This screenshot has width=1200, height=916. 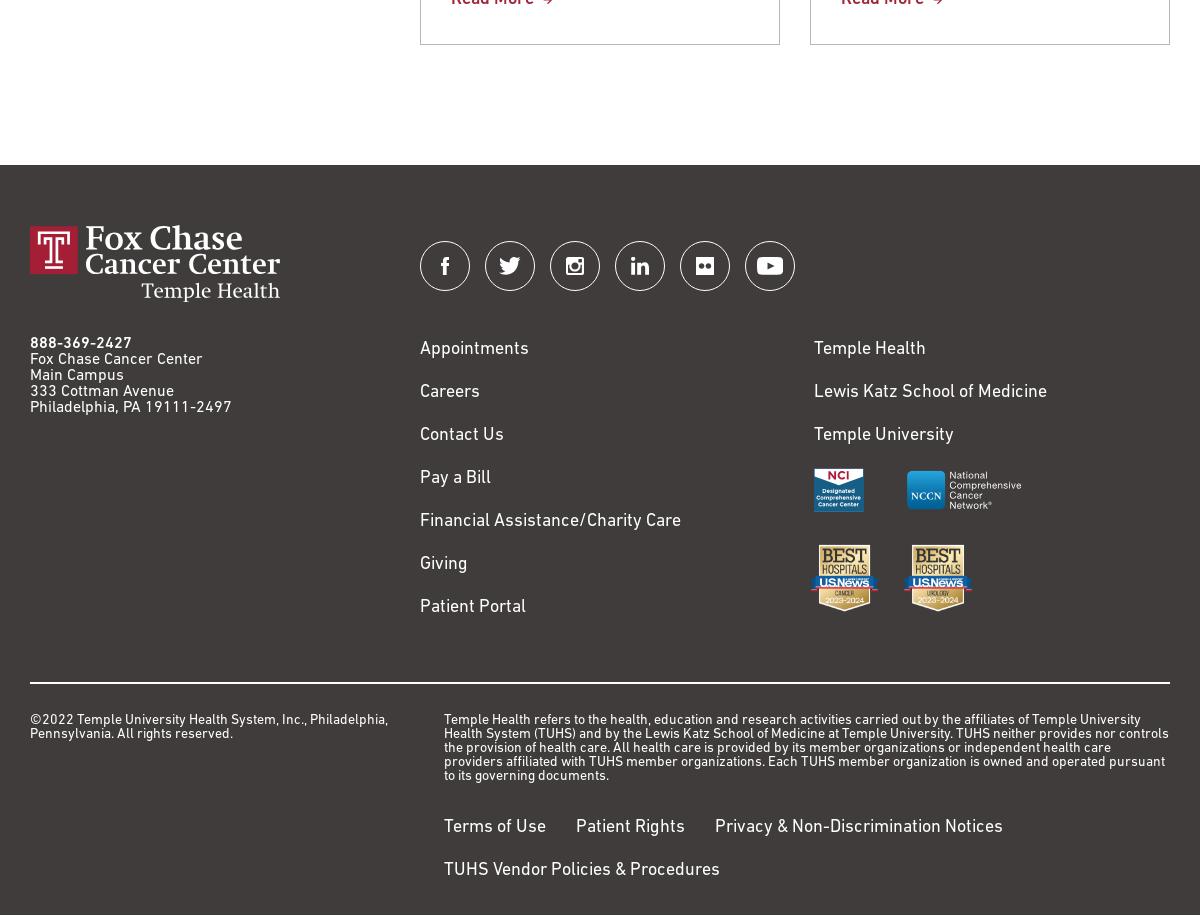 What do you see at coordinates (857, 827) in the screenshot?
I see `'Privacy & Non-Discrimination Notices'` at bounding box center [857, 827].